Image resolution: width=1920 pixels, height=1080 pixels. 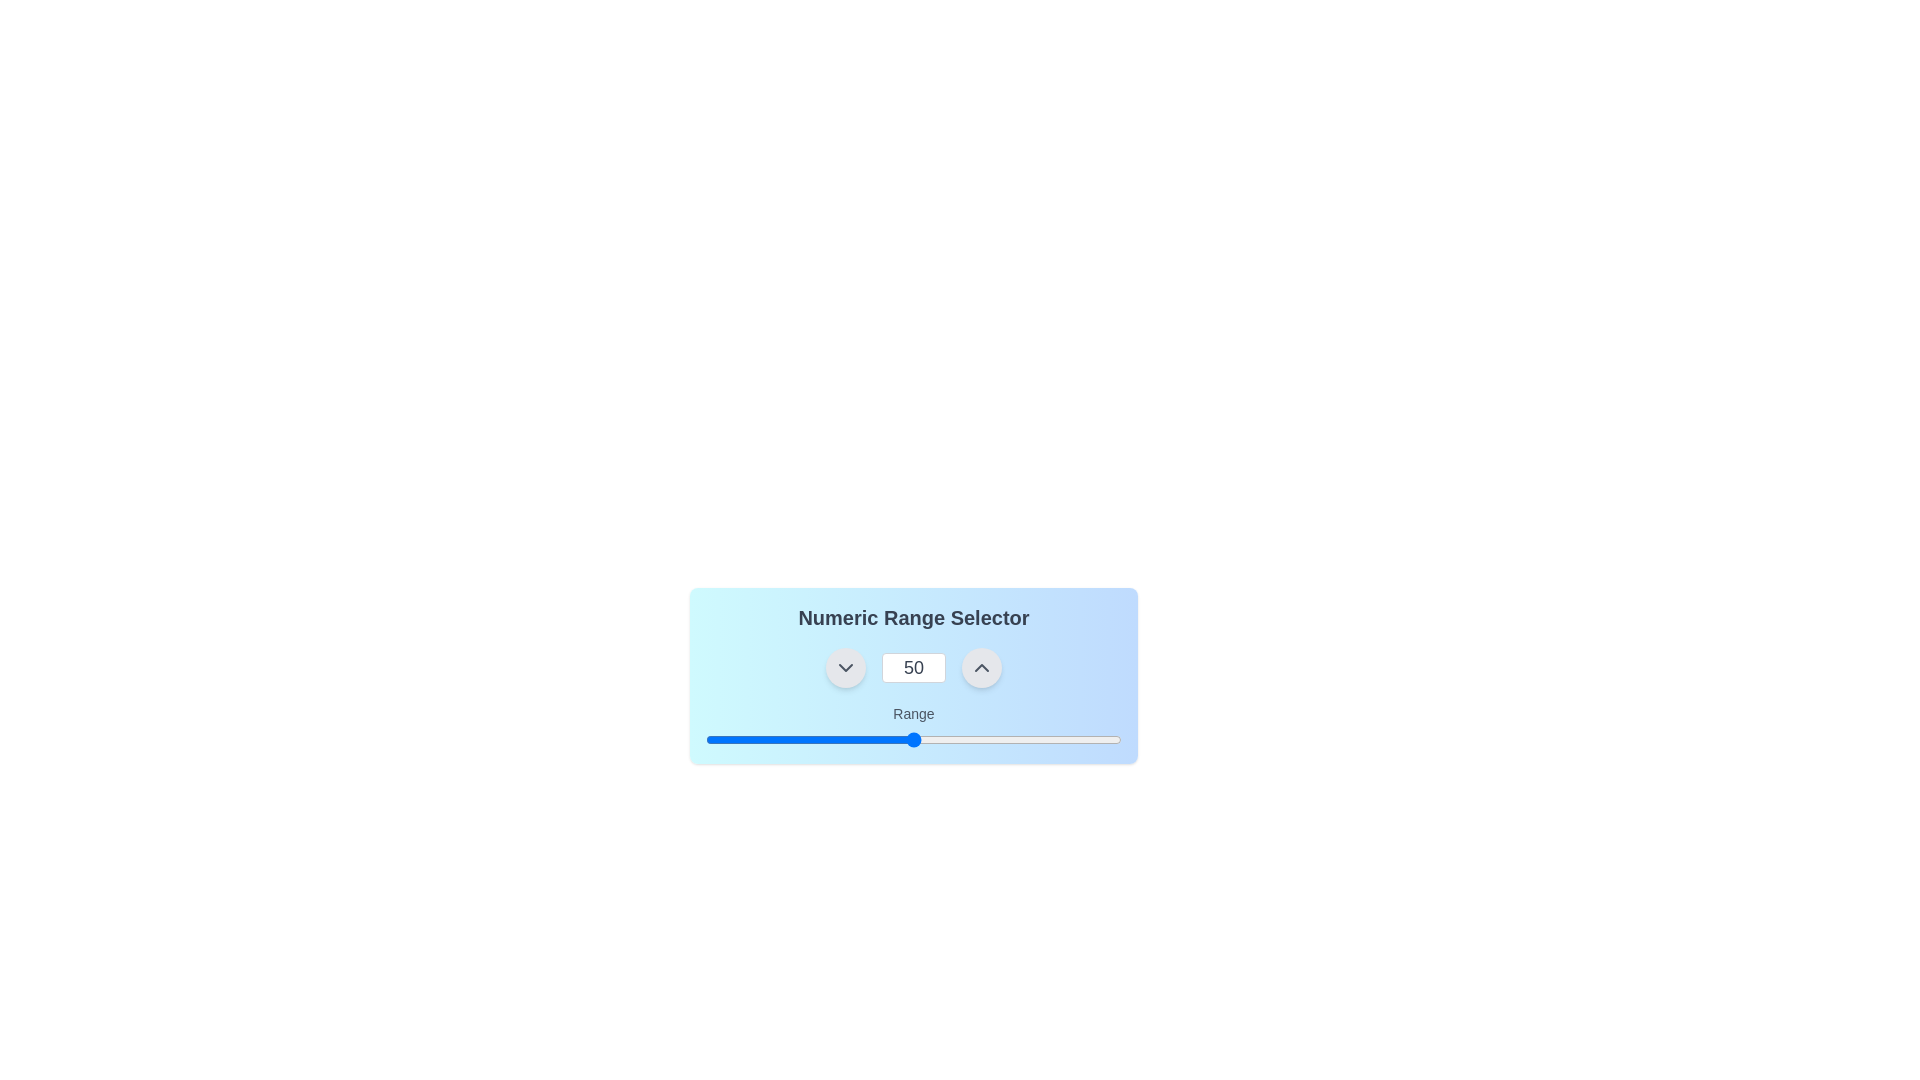 What do you see at coordinates (872, 740) in the screenshot?
I see `the slider` at bounding box center [872, 740].